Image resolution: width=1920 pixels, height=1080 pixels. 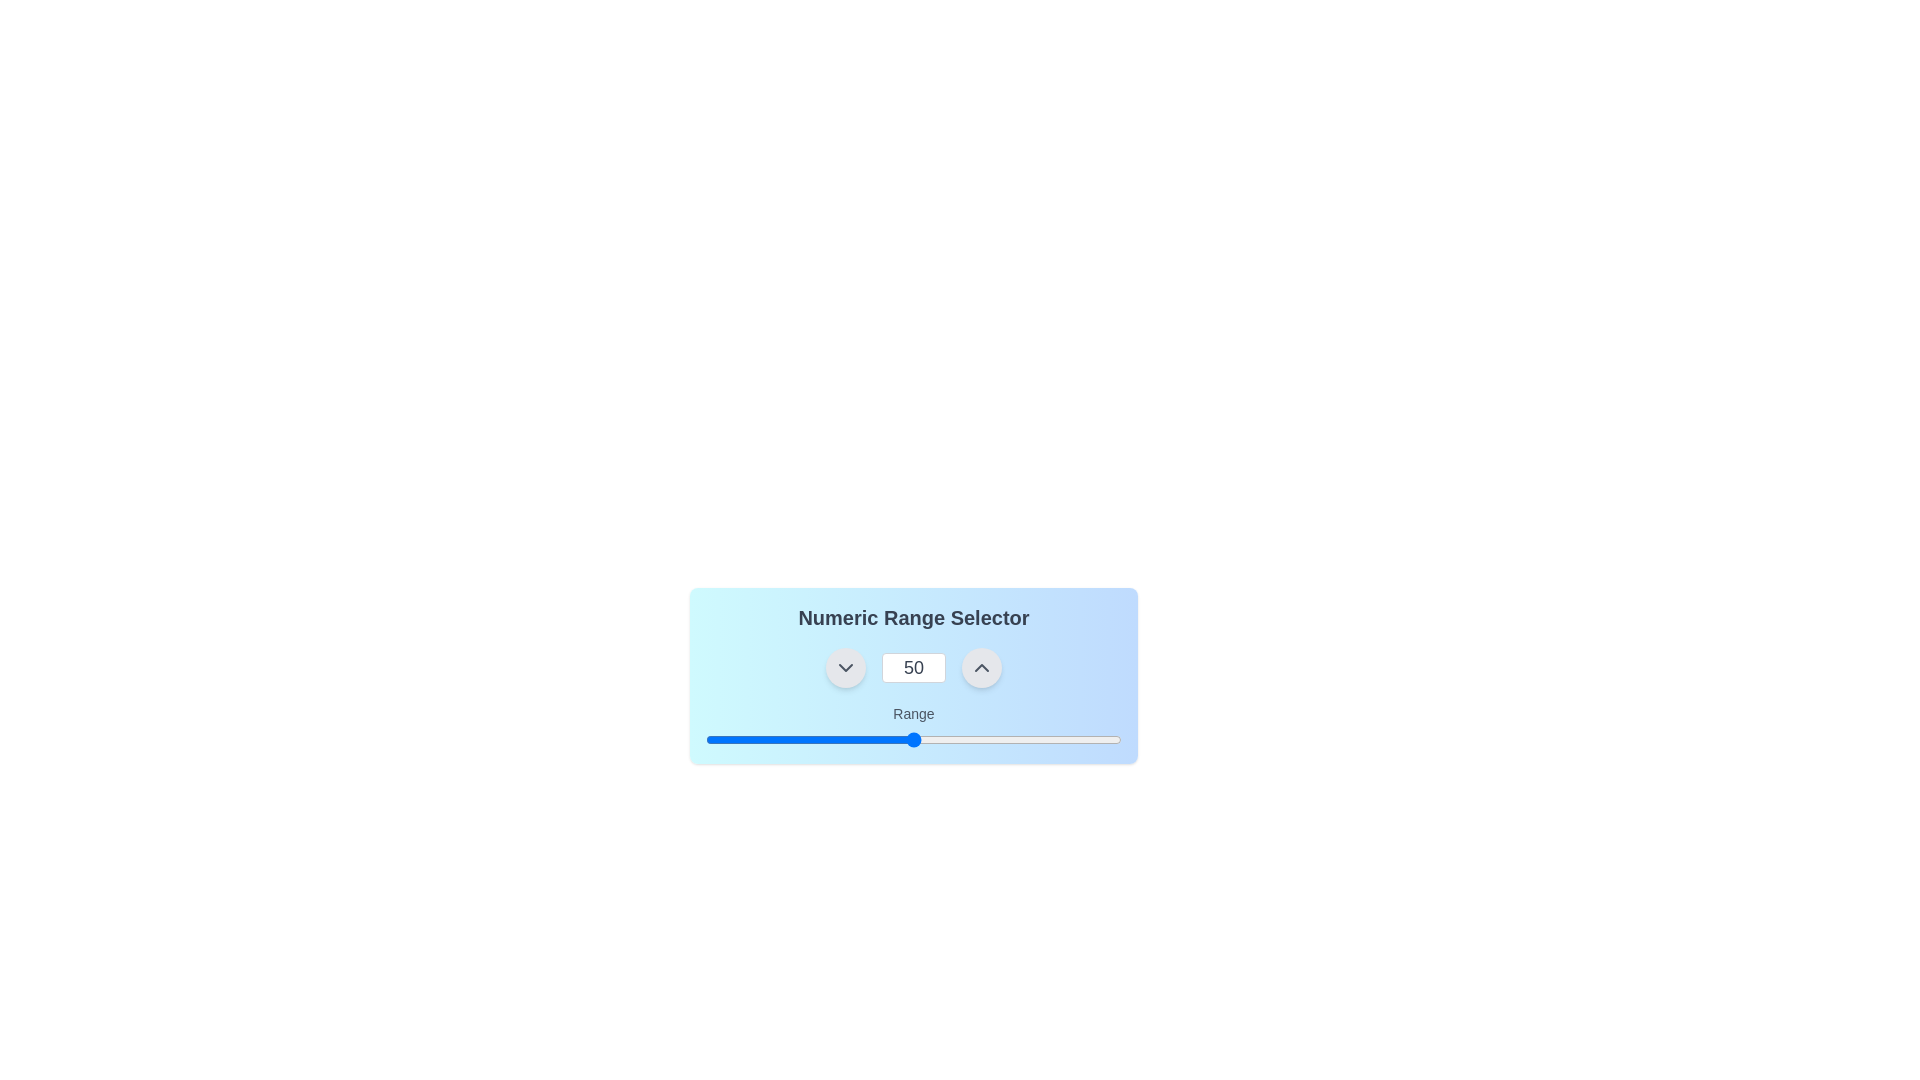 What do you see at coordinates (872, 740) in the screenshot?
I see `the slider` at bounding box center [872, 740].